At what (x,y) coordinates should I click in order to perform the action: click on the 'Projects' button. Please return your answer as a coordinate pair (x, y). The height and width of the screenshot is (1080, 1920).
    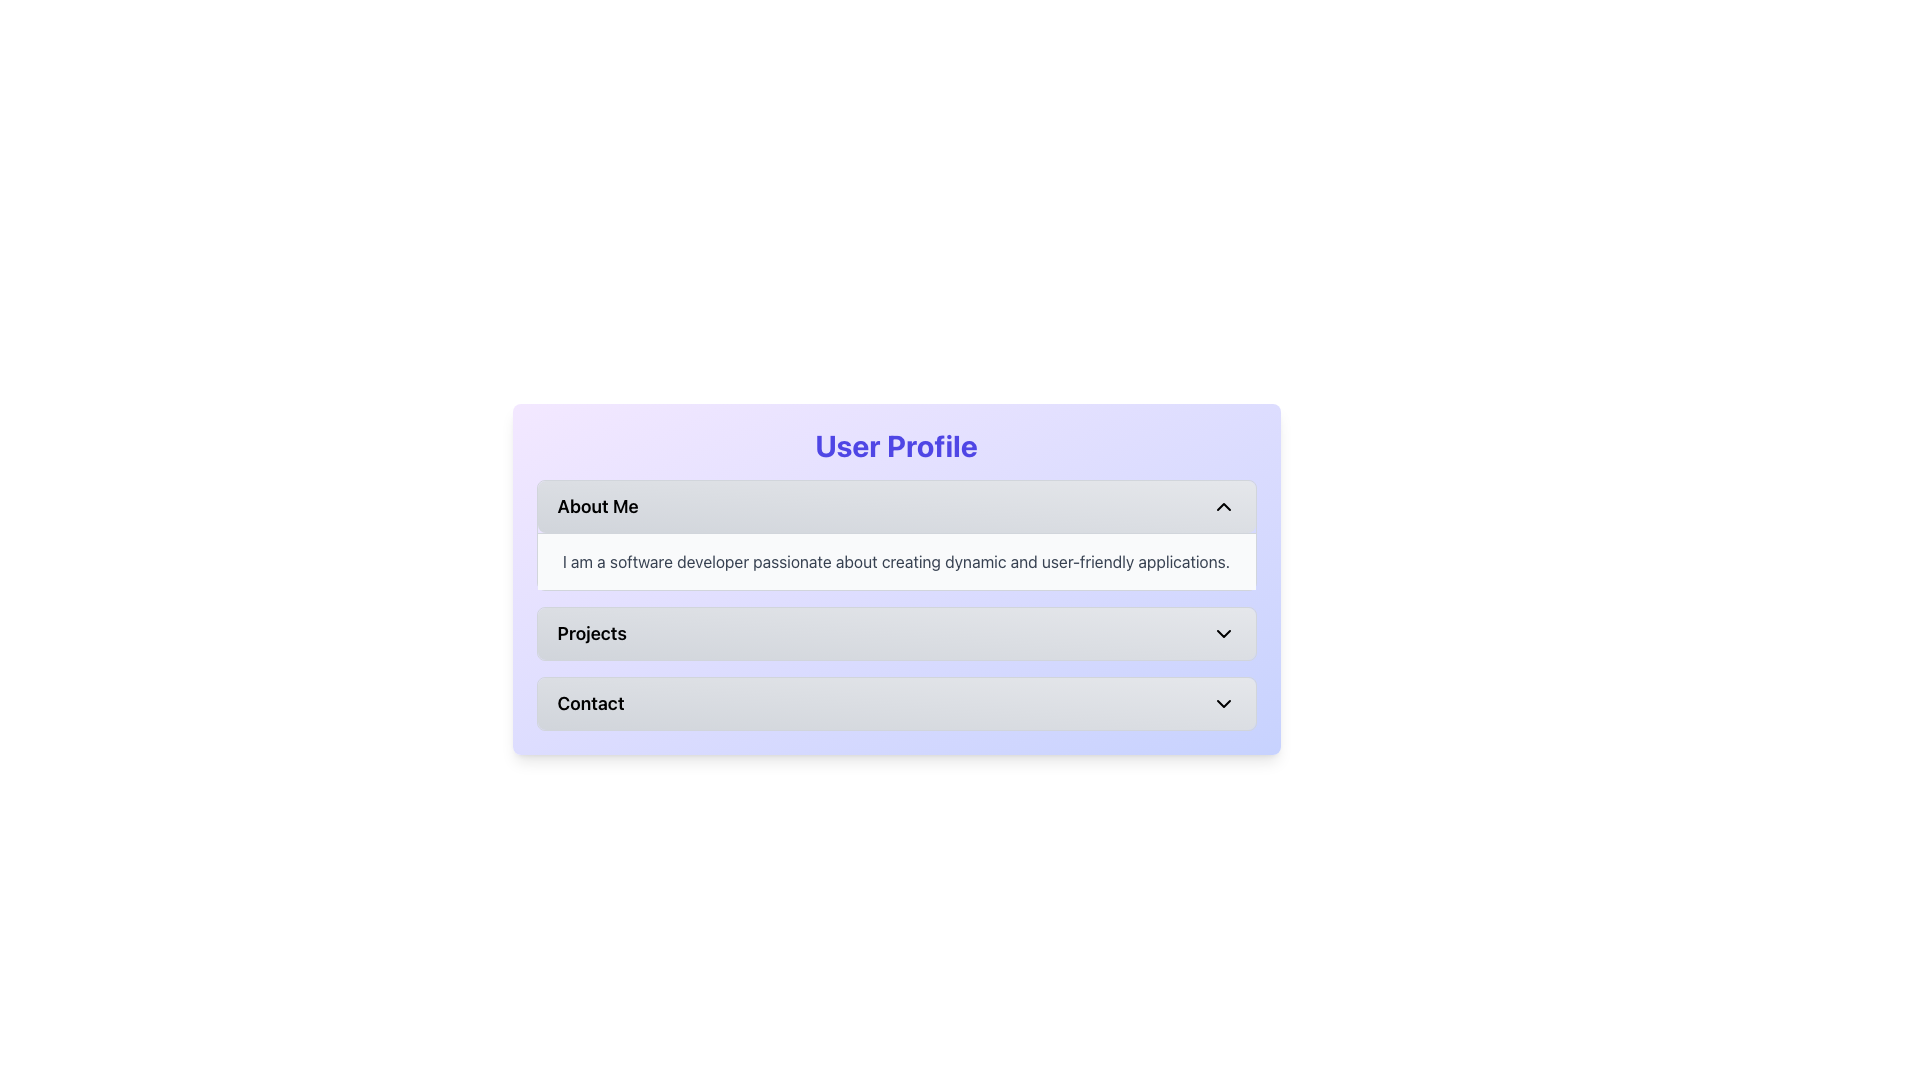
    Looking at the image, I should click on (895, 633).